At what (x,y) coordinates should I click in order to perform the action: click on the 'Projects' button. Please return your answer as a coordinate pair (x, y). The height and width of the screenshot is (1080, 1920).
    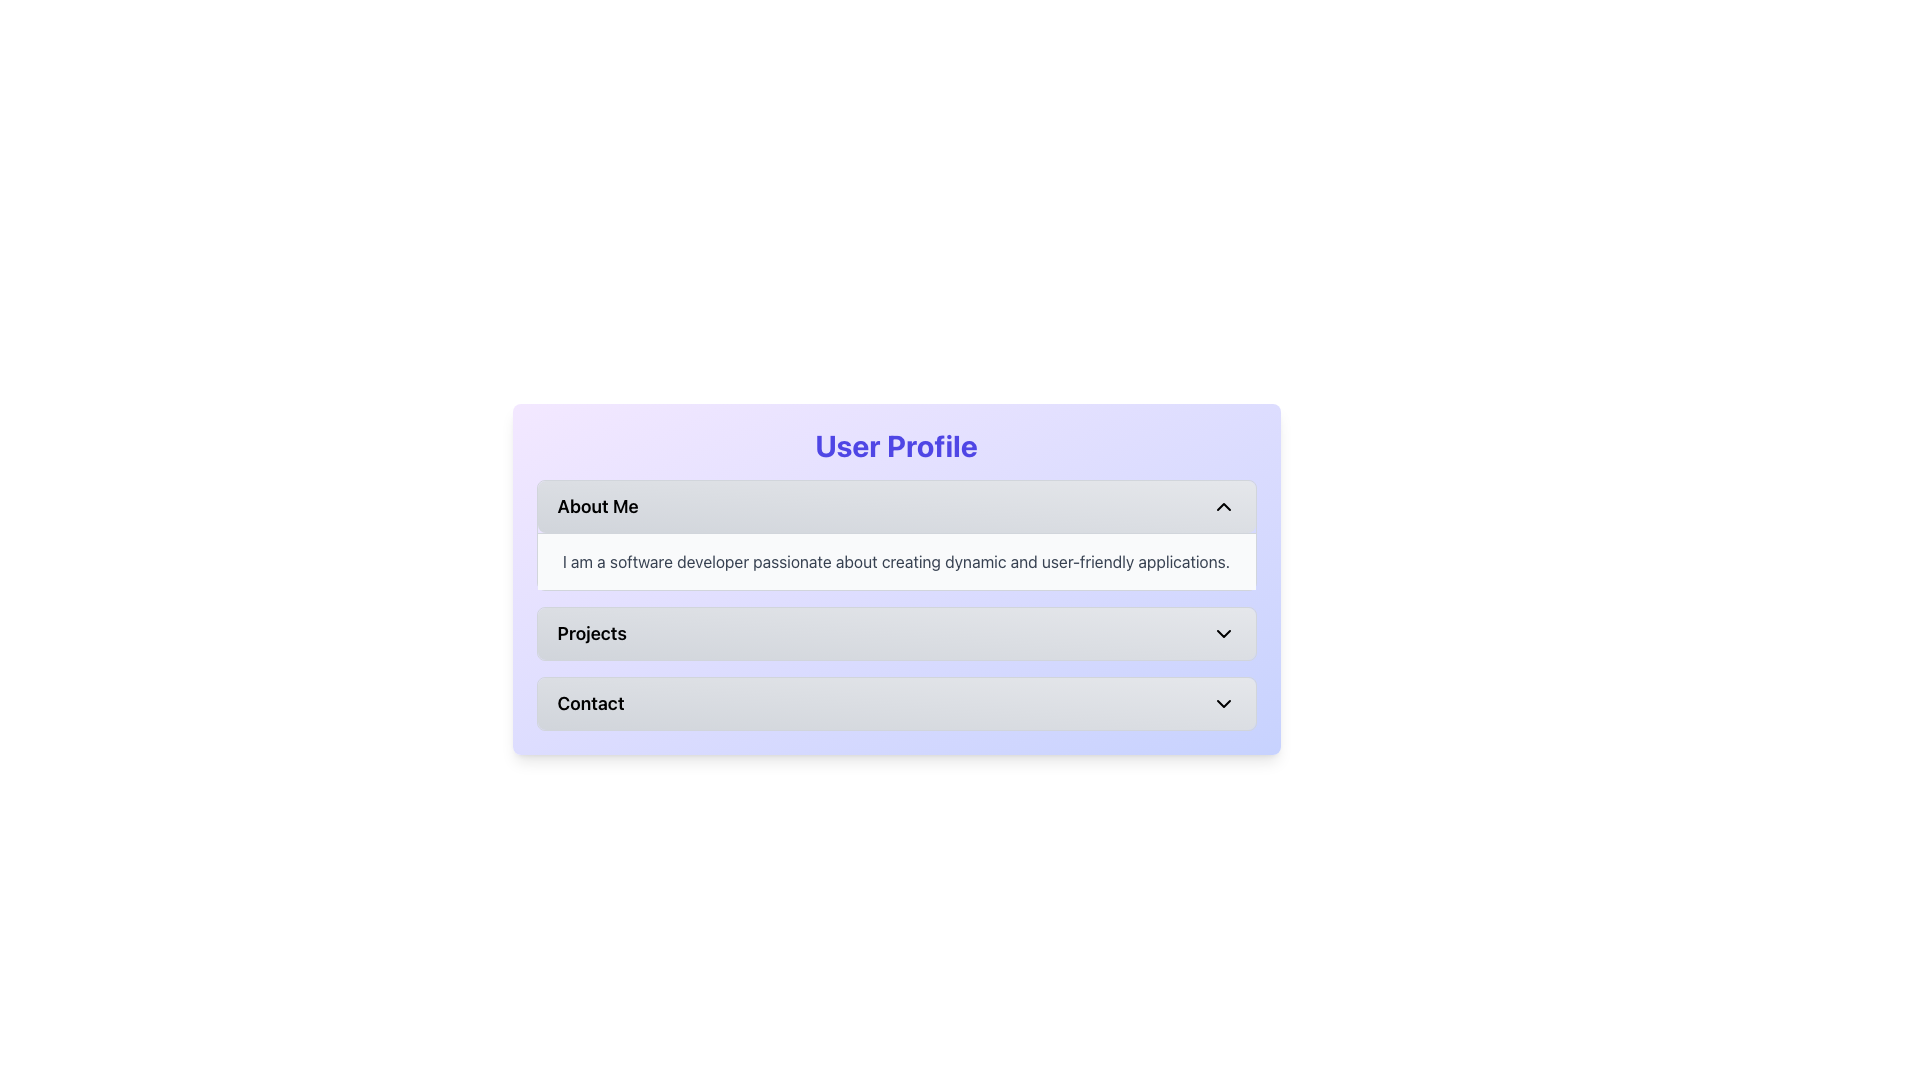
    Looking at the image, I should click on (895, 633).